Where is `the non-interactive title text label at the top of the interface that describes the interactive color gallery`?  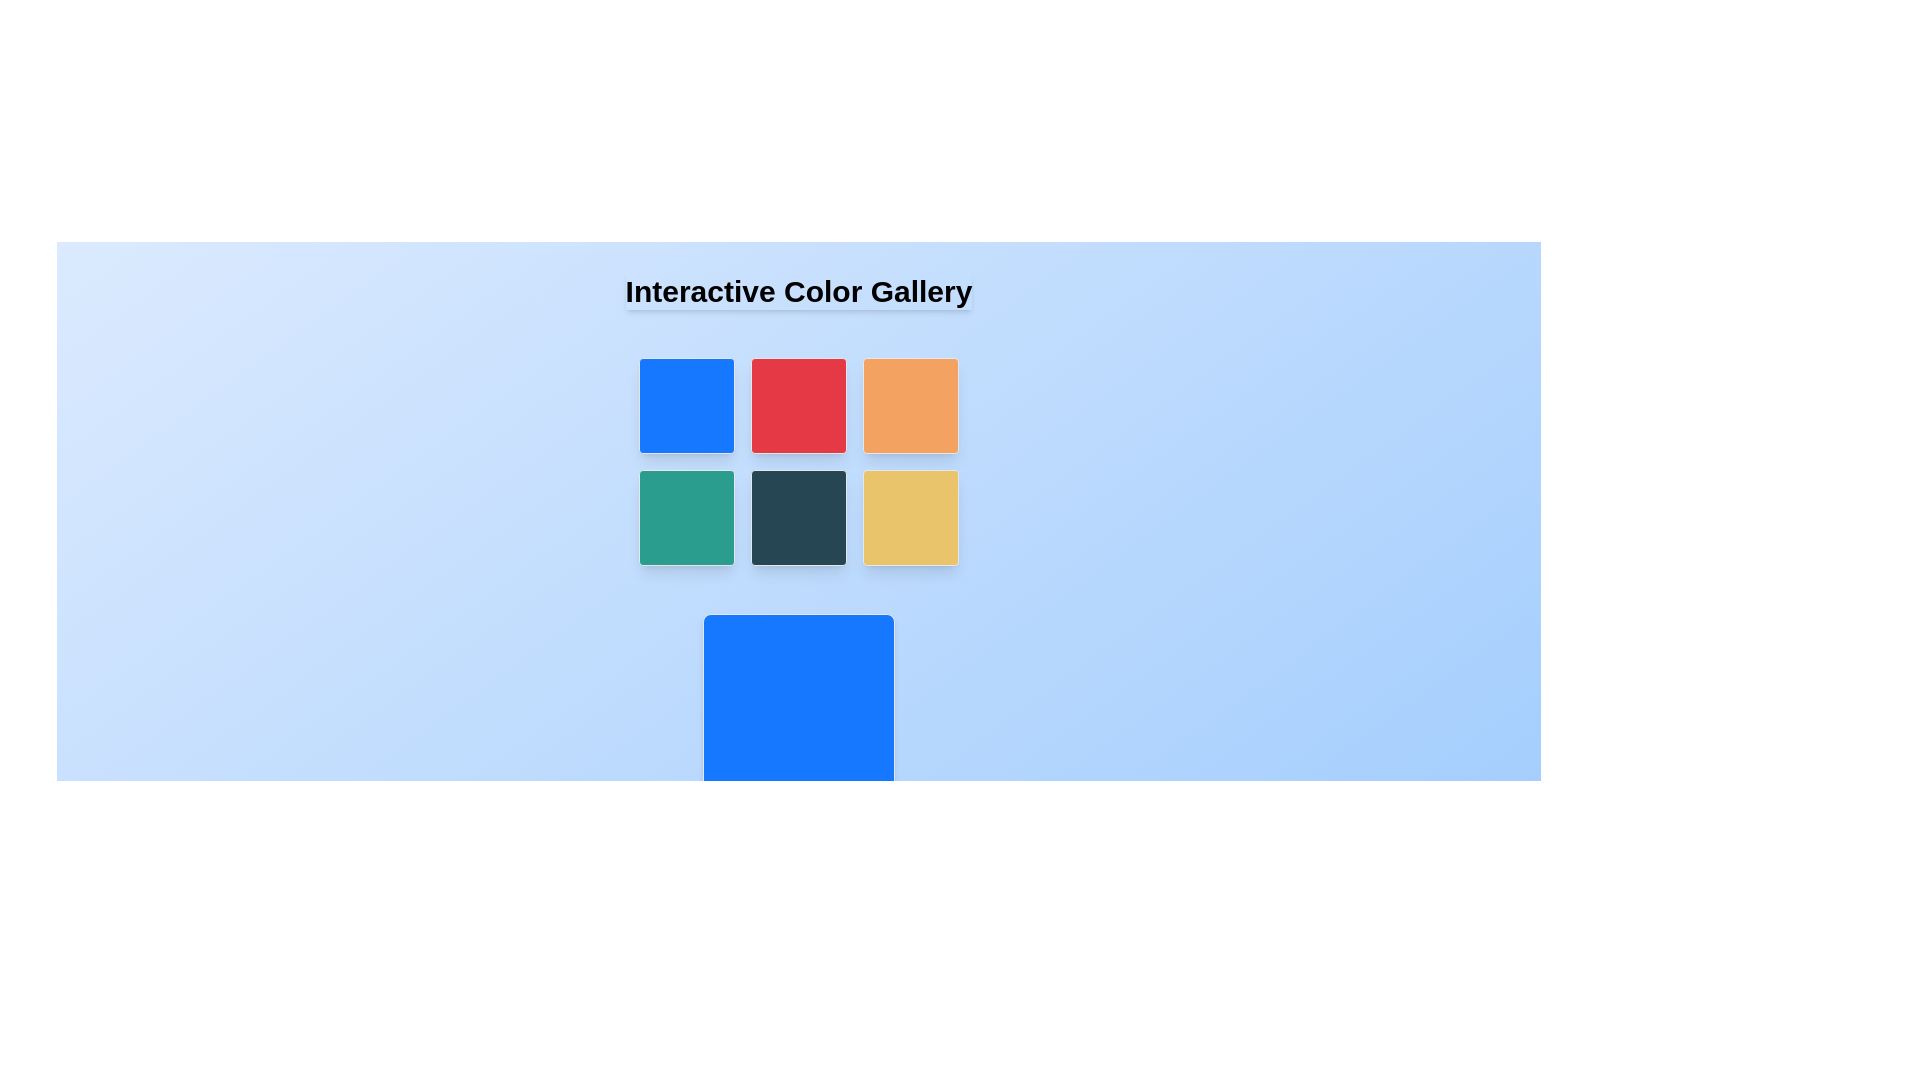 the non-interactive title text label at the top of the interface that describes the interactive color gallery is located at coordinates (797, 292).